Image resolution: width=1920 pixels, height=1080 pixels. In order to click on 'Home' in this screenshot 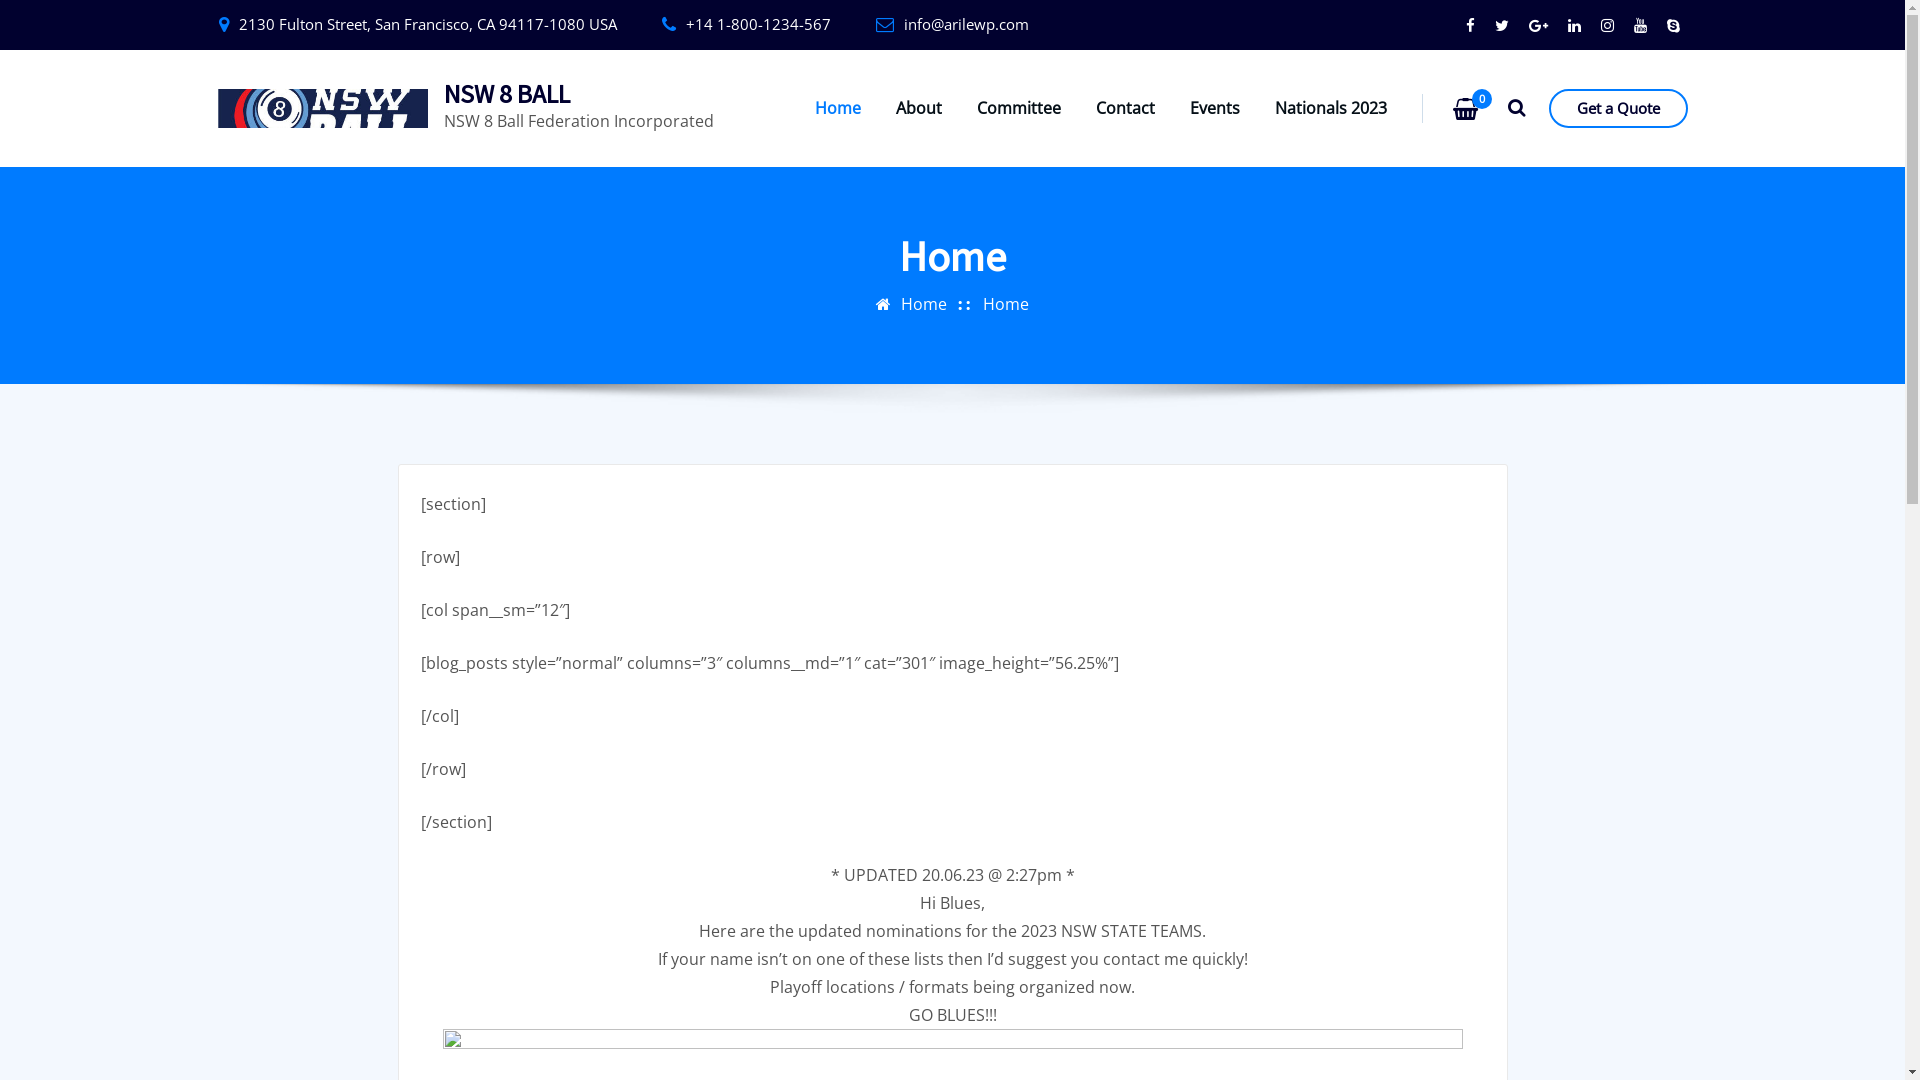, I will do `click(838, 108)`.